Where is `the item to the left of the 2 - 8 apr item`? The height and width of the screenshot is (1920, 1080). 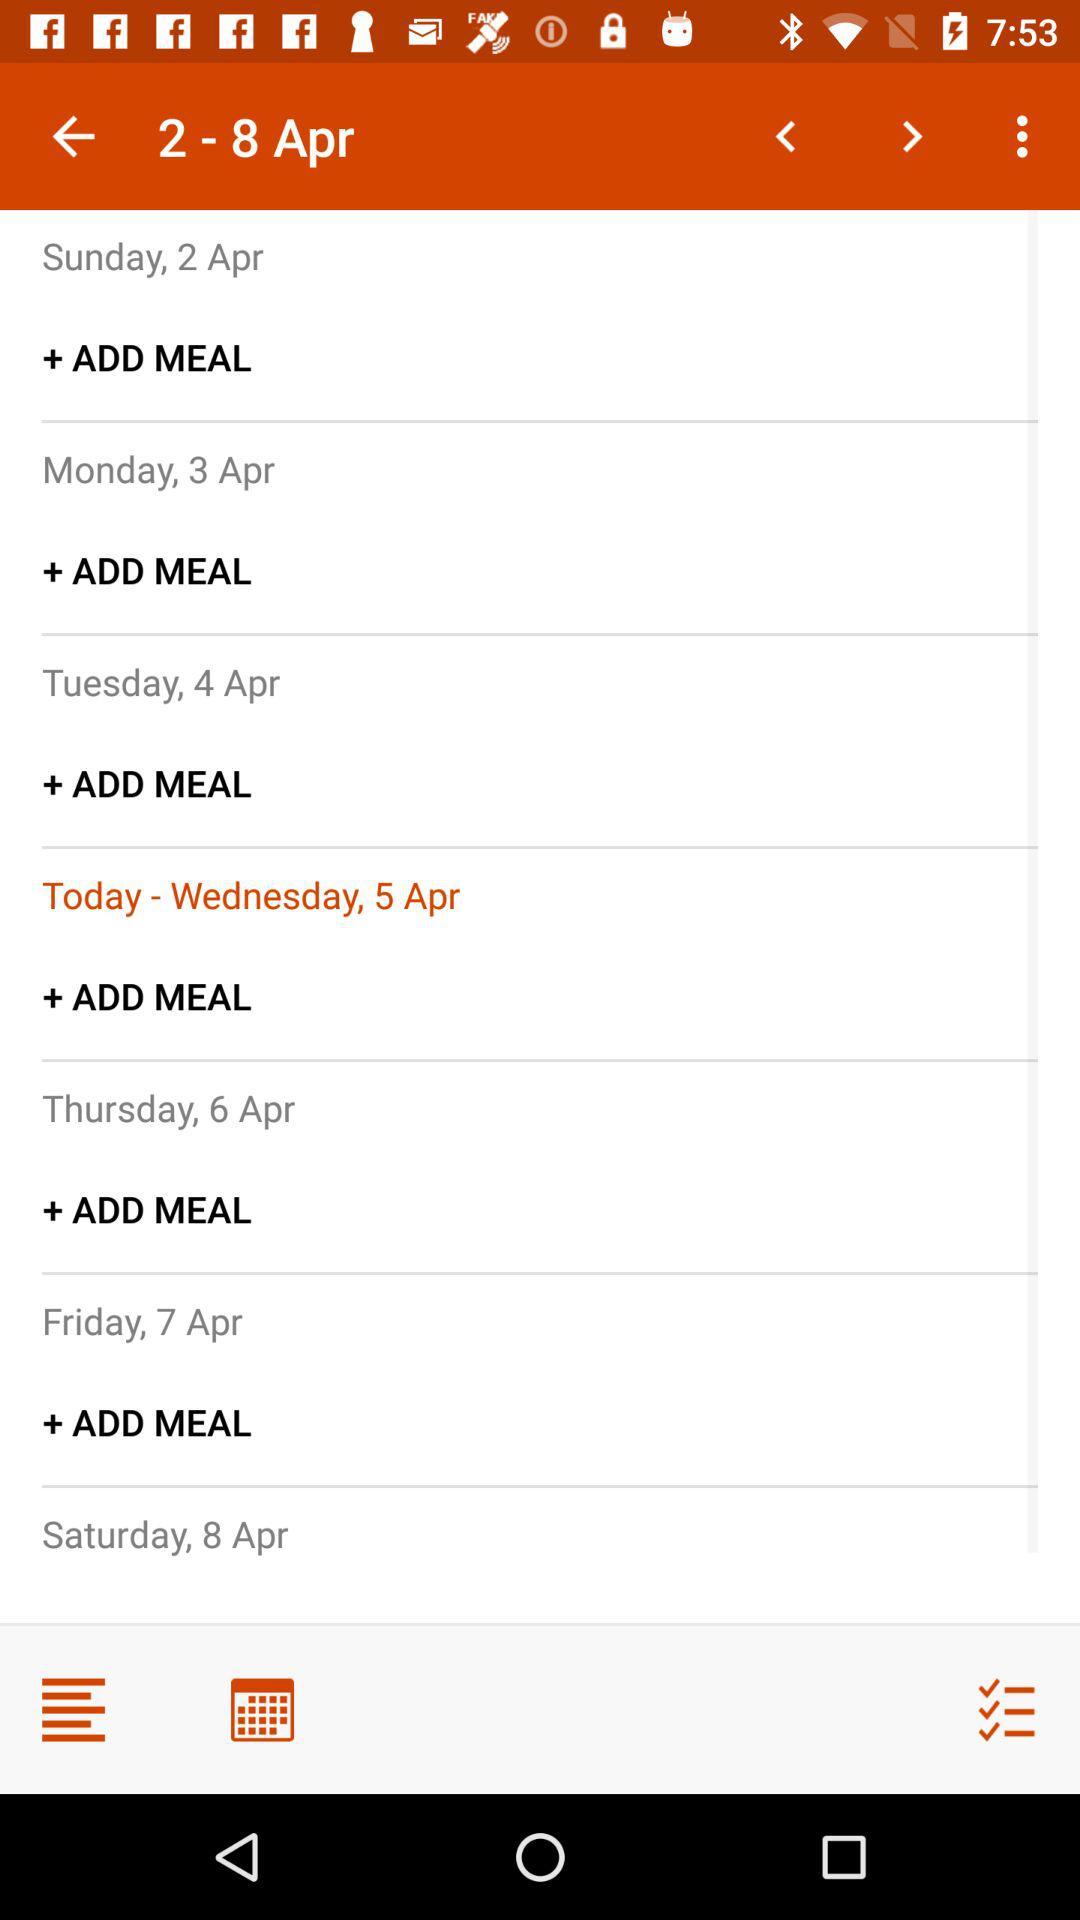 the item to the left of the 2 - 8 apr item is located at coordinates (72, 135).